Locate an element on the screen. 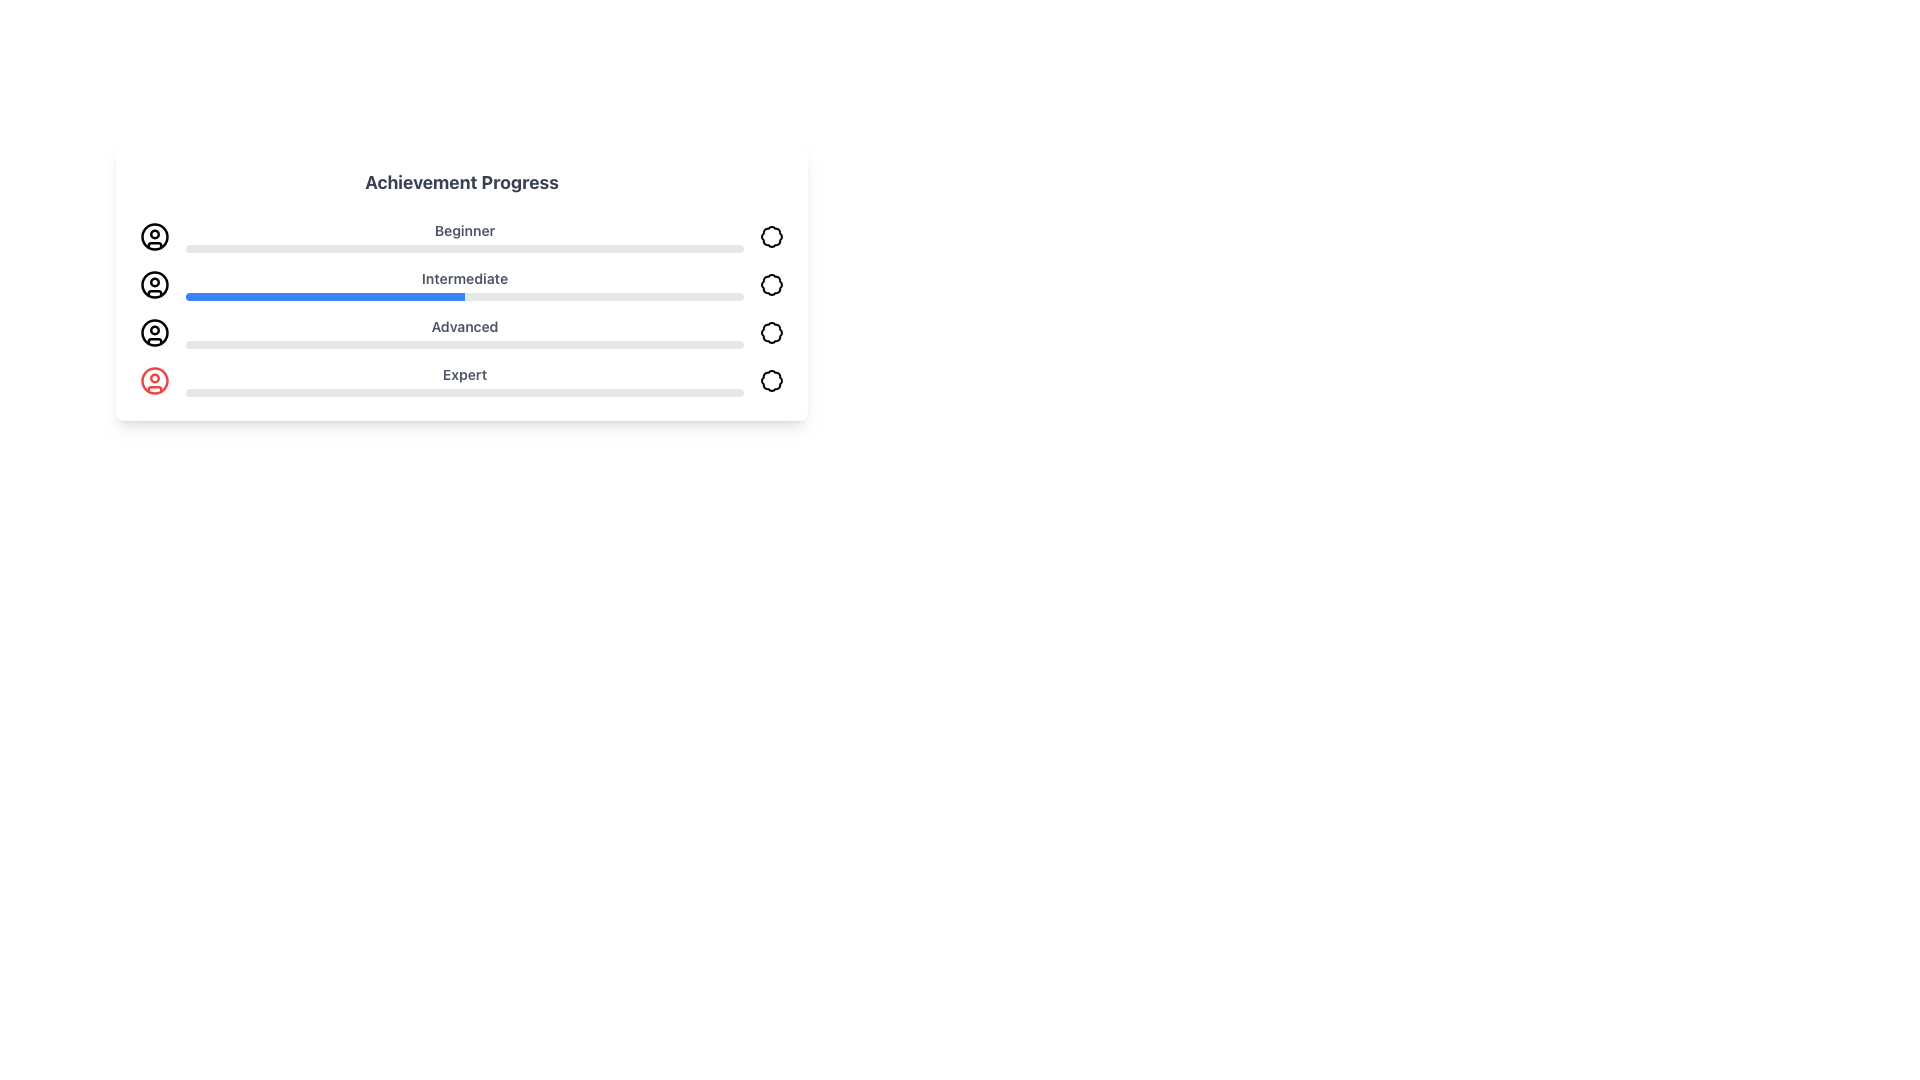  the Decorative Icon, which is a circular icon with a scalloped edge located at the bottom right corner of the 'Achievement Progress' interface in the 'Expert' row is located at coordinates (771, 381).